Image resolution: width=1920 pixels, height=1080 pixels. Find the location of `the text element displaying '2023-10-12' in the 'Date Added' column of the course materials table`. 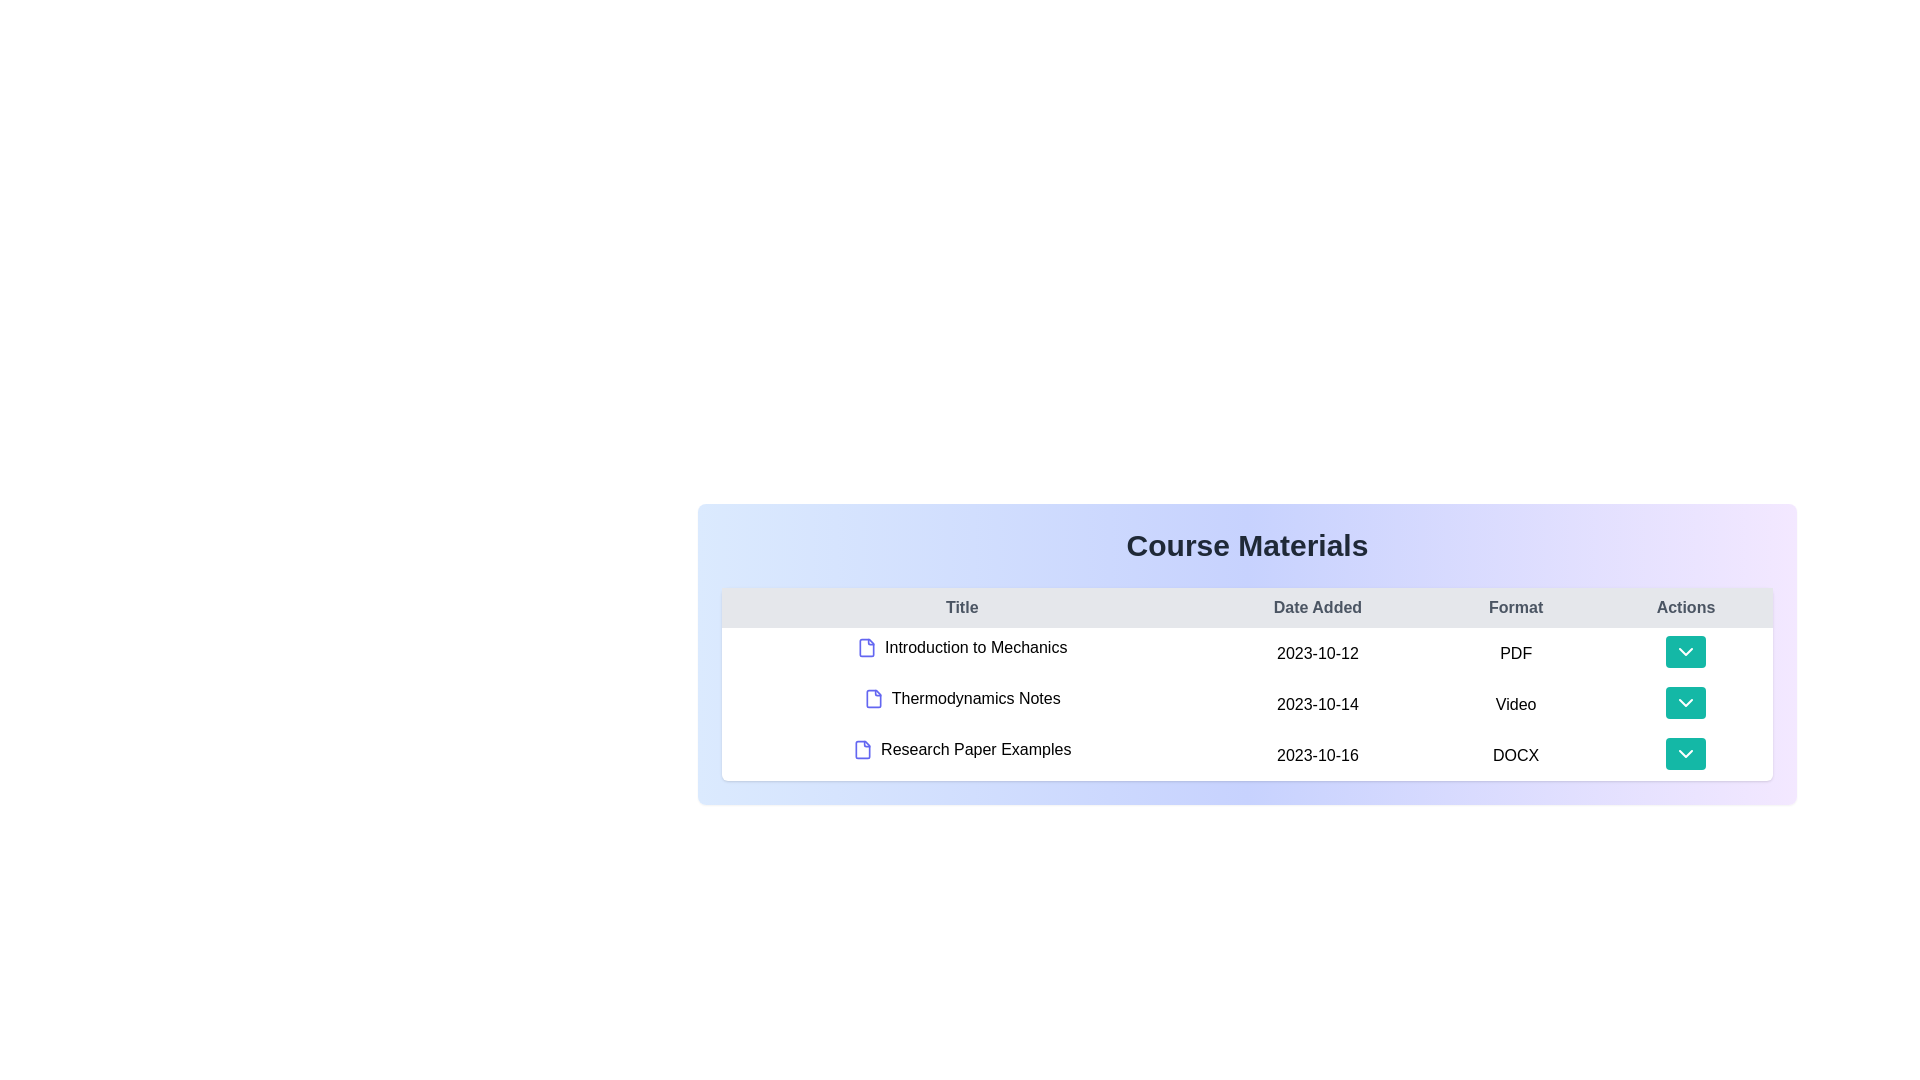

the text element displaying '2023-10-12' in the 'Date Added' column of the course materials table is located at coordinates (1317, 653).